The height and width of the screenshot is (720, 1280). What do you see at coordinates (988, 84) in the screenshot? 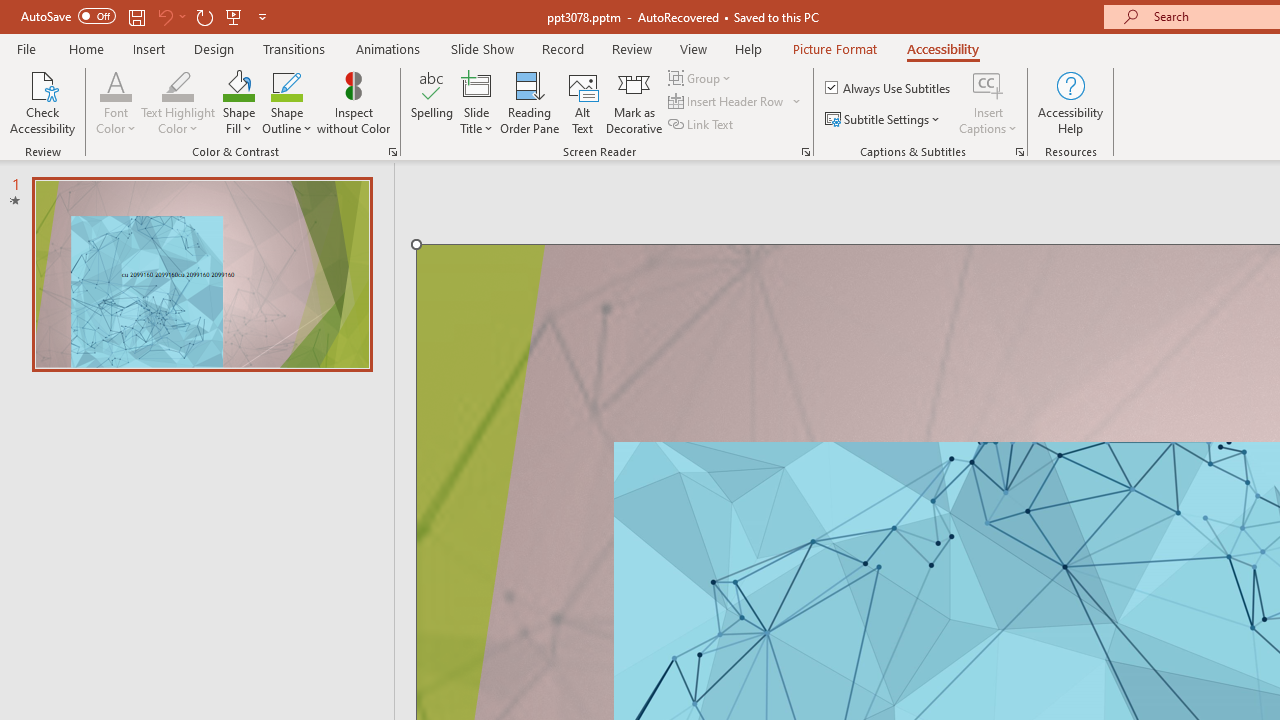
I see `'Insert Captions'` at bounding box center [988, 84].